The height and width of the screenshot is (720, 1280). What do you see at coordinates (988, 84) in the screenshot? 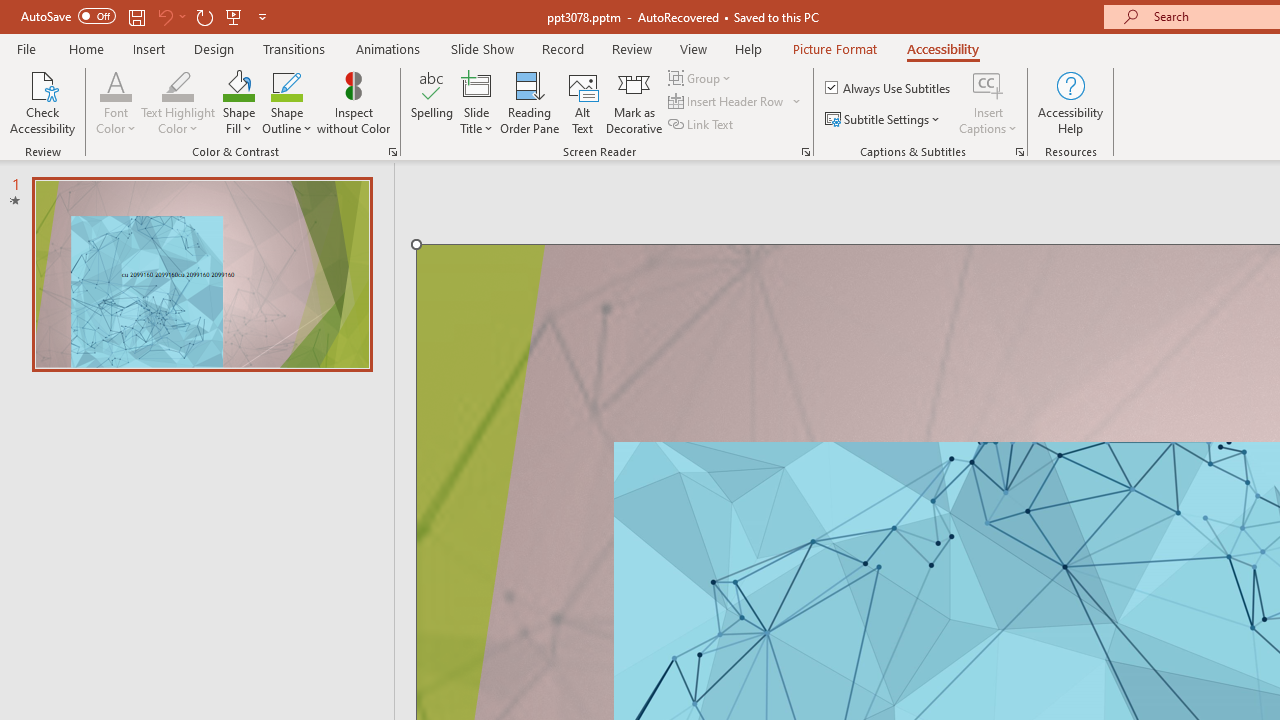
I see `'Insert Captions'` at bounding box center [988, 84].